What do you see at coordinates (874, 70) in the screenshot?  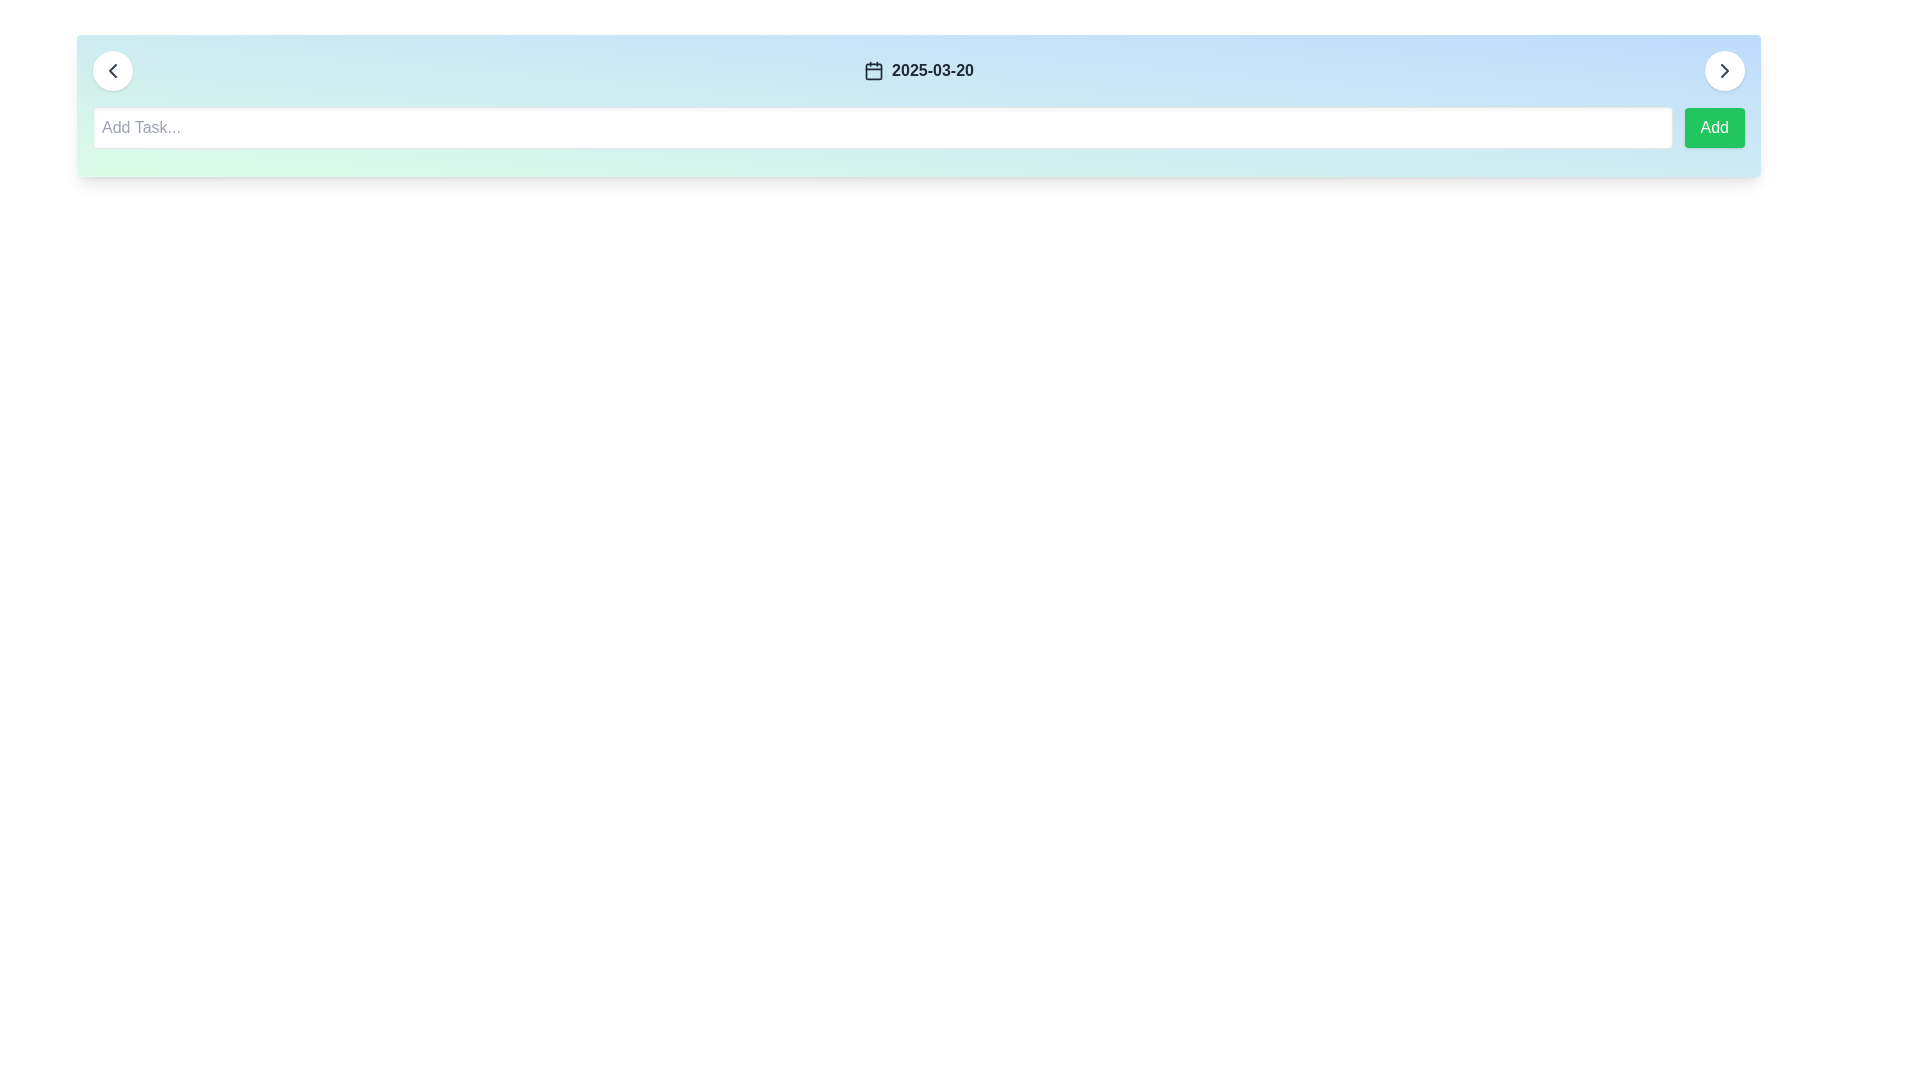 I see `the decorative rounded rectangle inside the calendar icon located near the upper center of the interface beside the text '2025-03-20'` at bounding box center [874, 70].